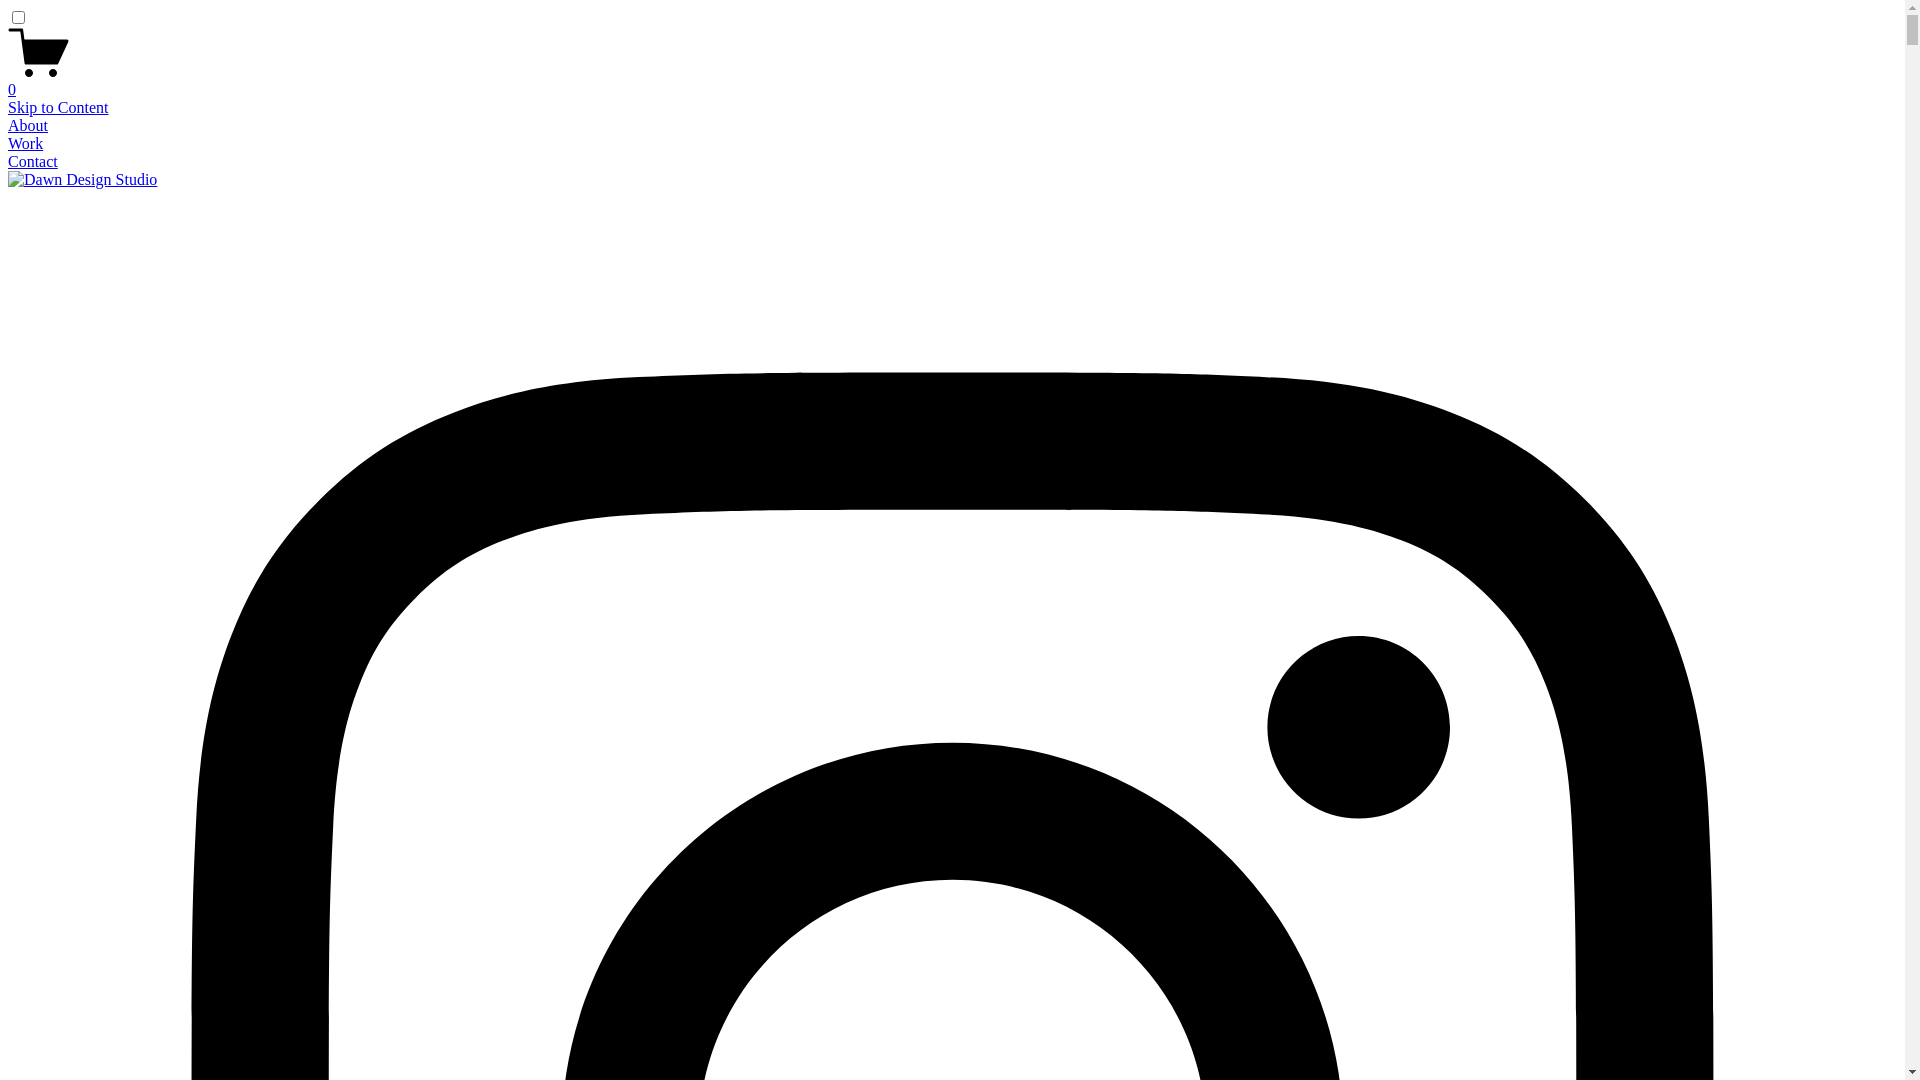  What do you see at coordinates (951, 80) in the screenshot?
I see `'0'` at bounding box center [951, 80].